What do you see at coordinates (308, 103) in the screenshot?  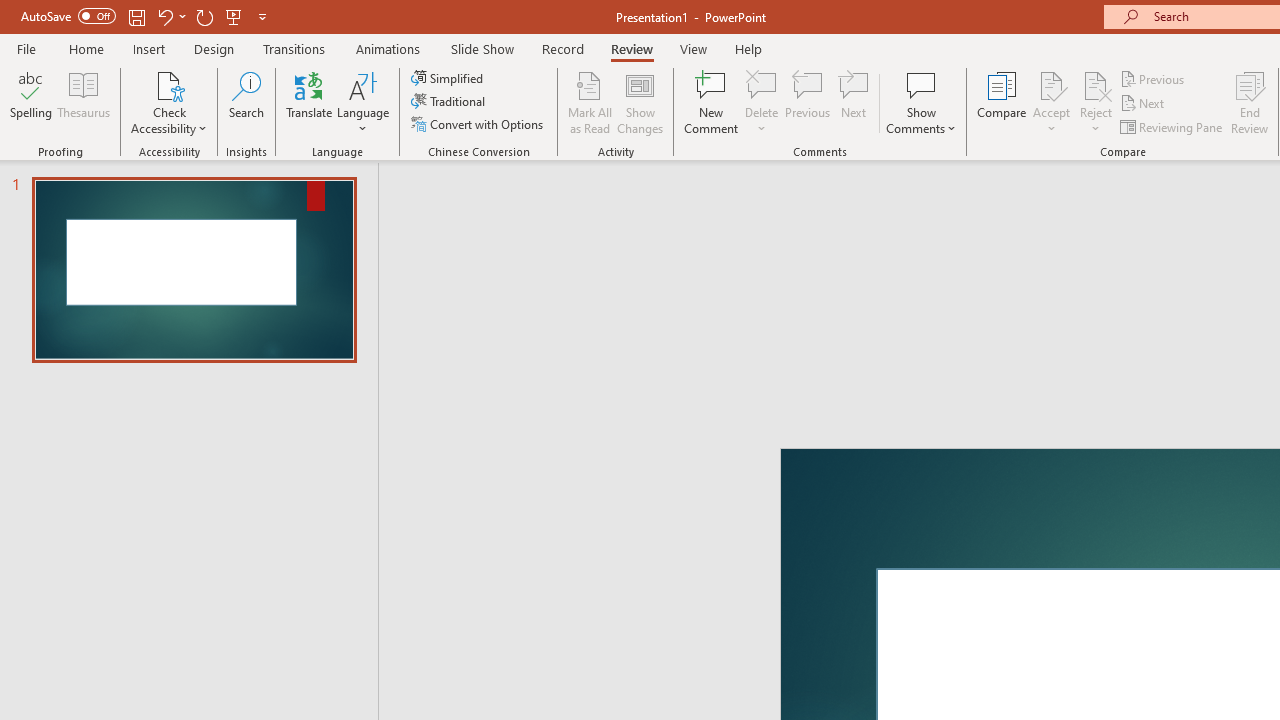 I see `'Translate'` at bounding box center [308, 103].